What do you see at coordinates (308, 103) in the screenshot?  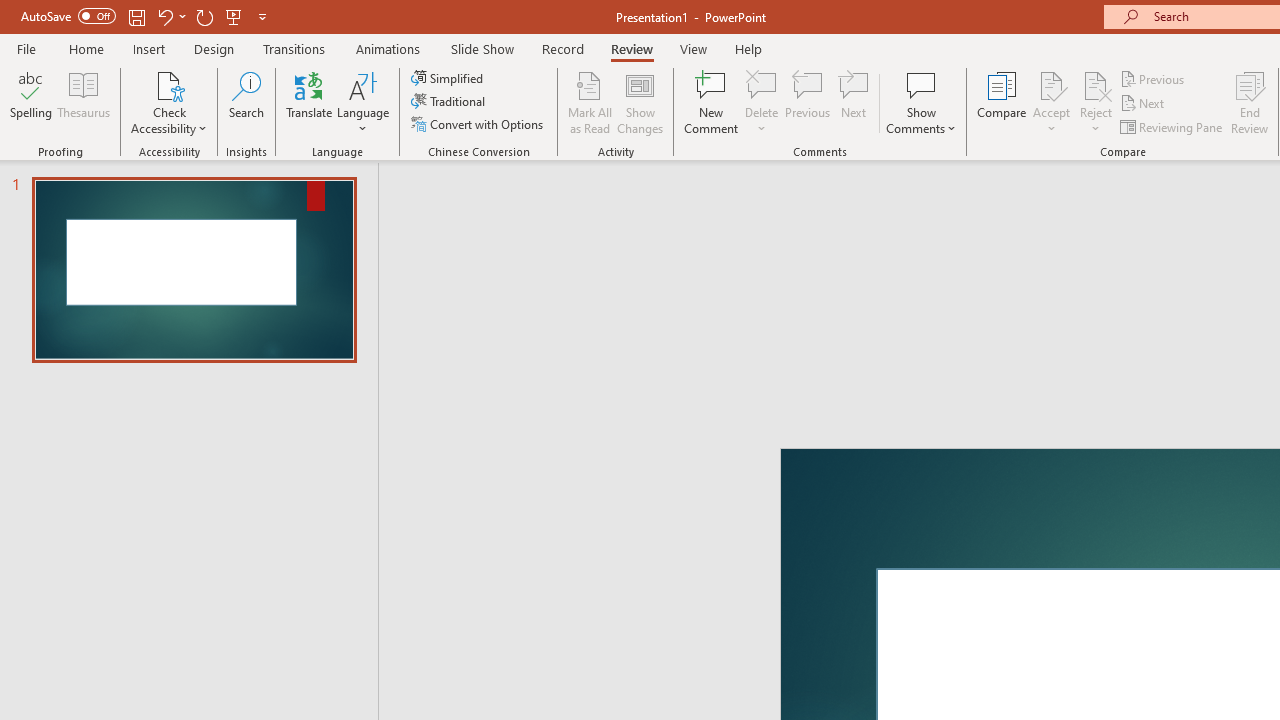 I see `'Translate'` at bounding box center [308, 103].